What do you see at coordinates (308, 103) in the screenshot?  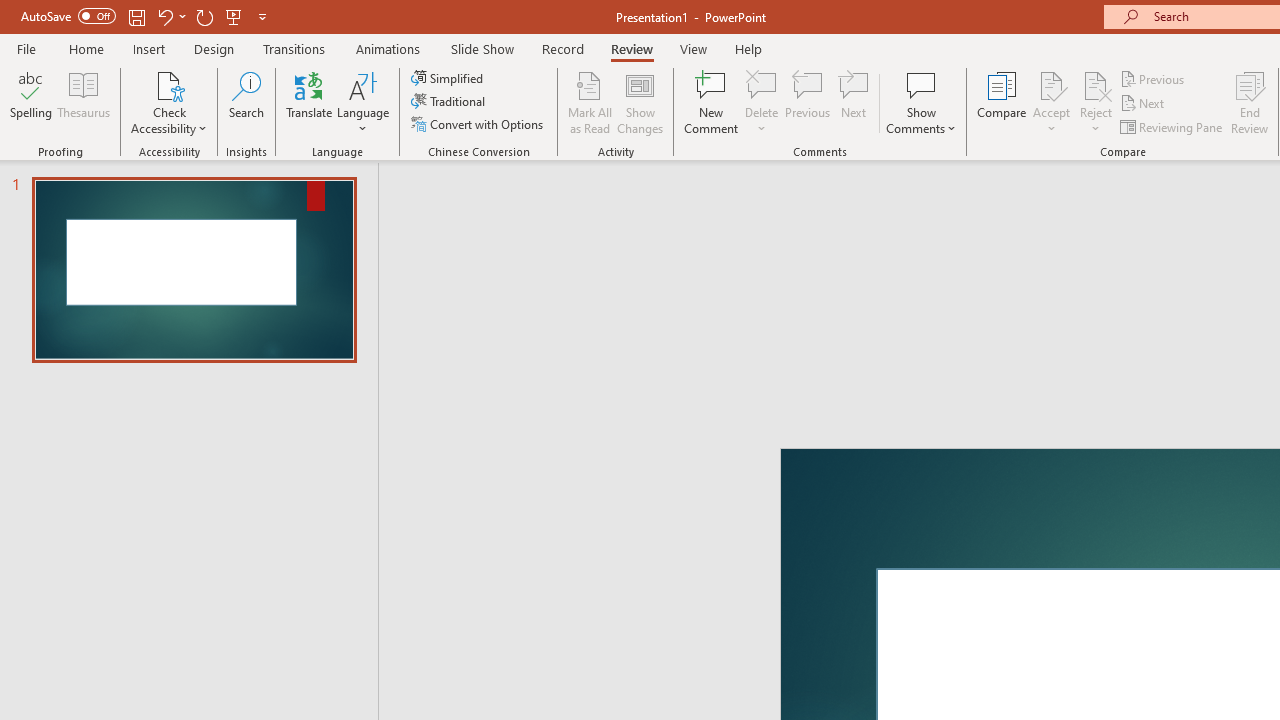 I see `'Translate'` at bounding box center [308, 103].